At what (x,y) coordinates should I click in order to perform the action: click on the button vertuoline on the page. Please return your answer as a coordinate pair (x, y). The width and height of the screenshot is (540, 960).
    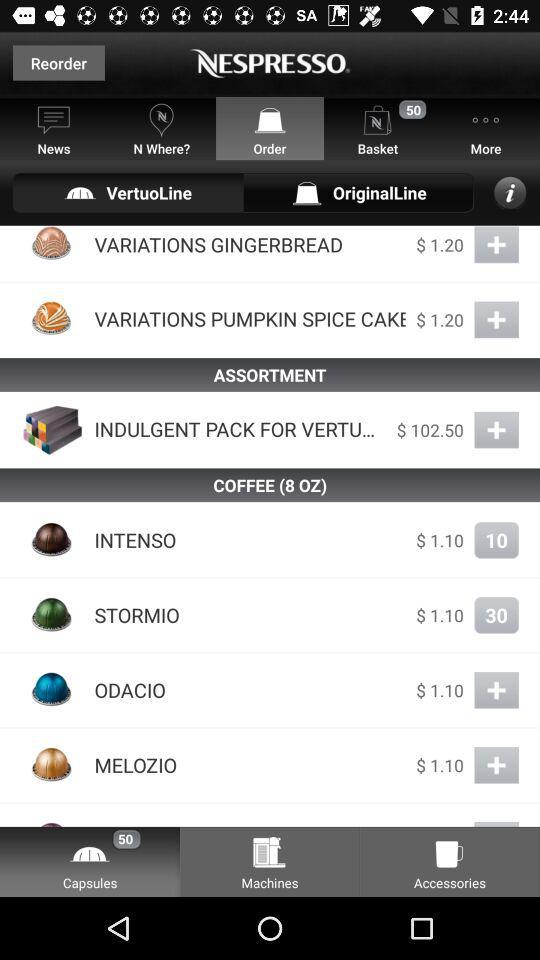
    Looking at the image, I should click on (128, 192).